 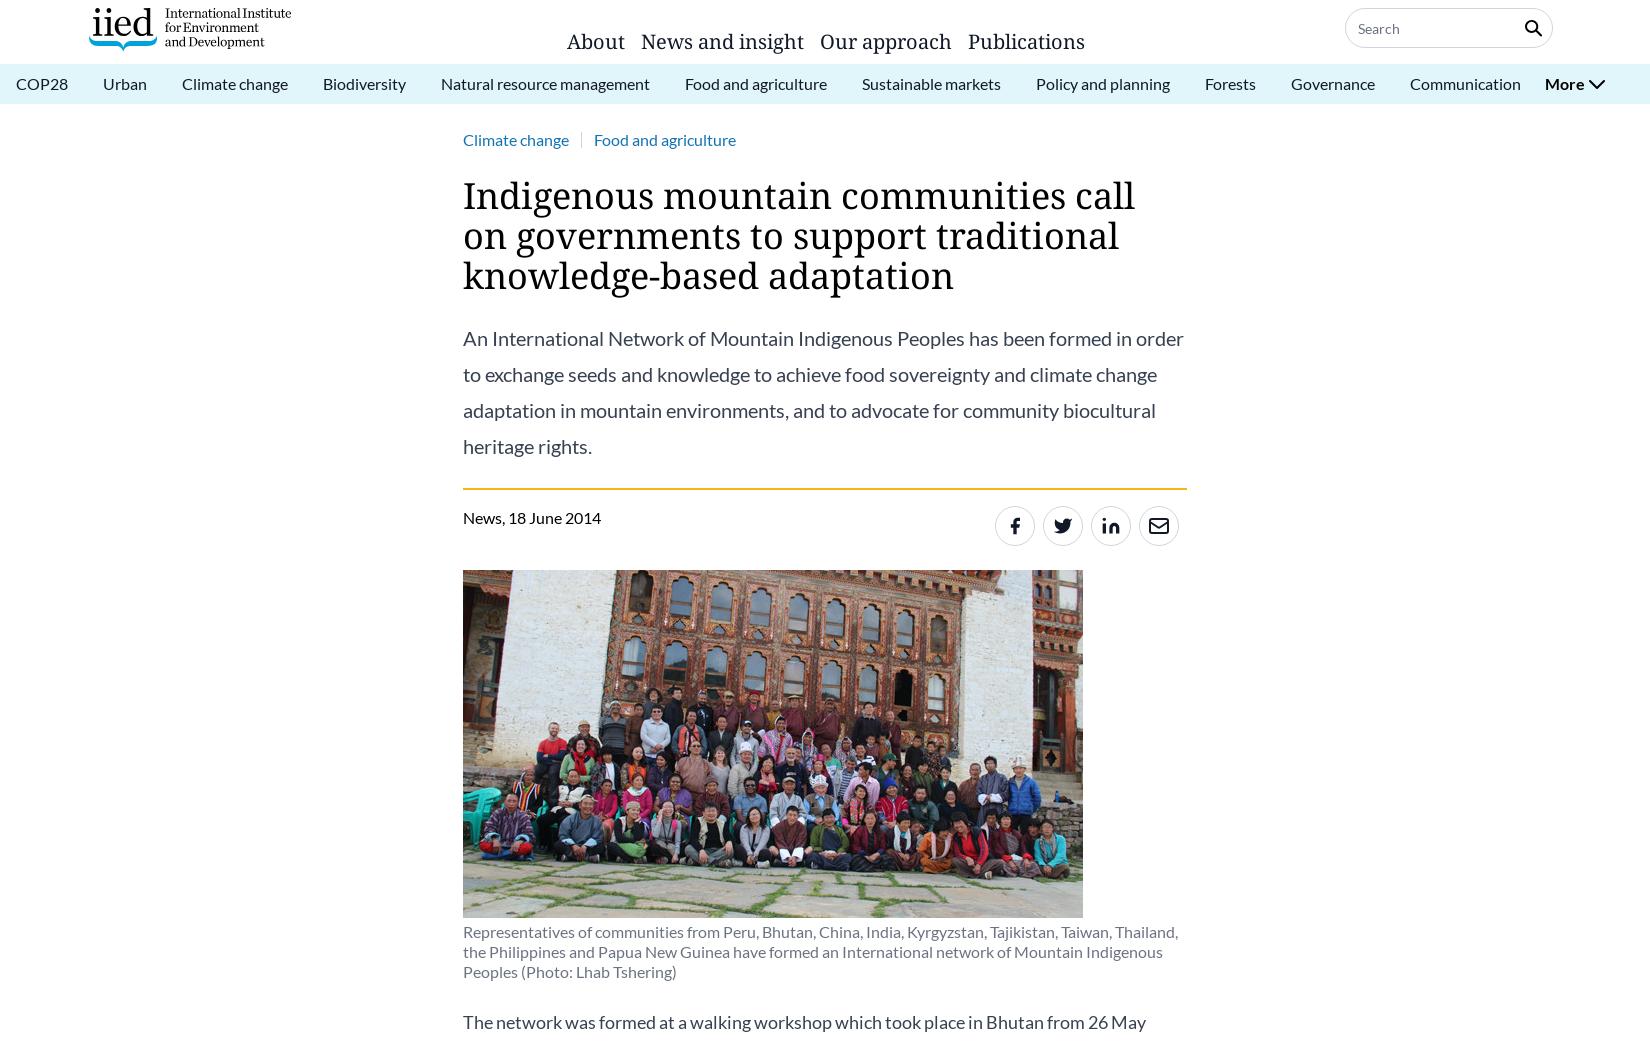 What do you see at coordinates (1204, 83) in the screenshot?
I see `'Forests'` at bounding box center [1204, 83].